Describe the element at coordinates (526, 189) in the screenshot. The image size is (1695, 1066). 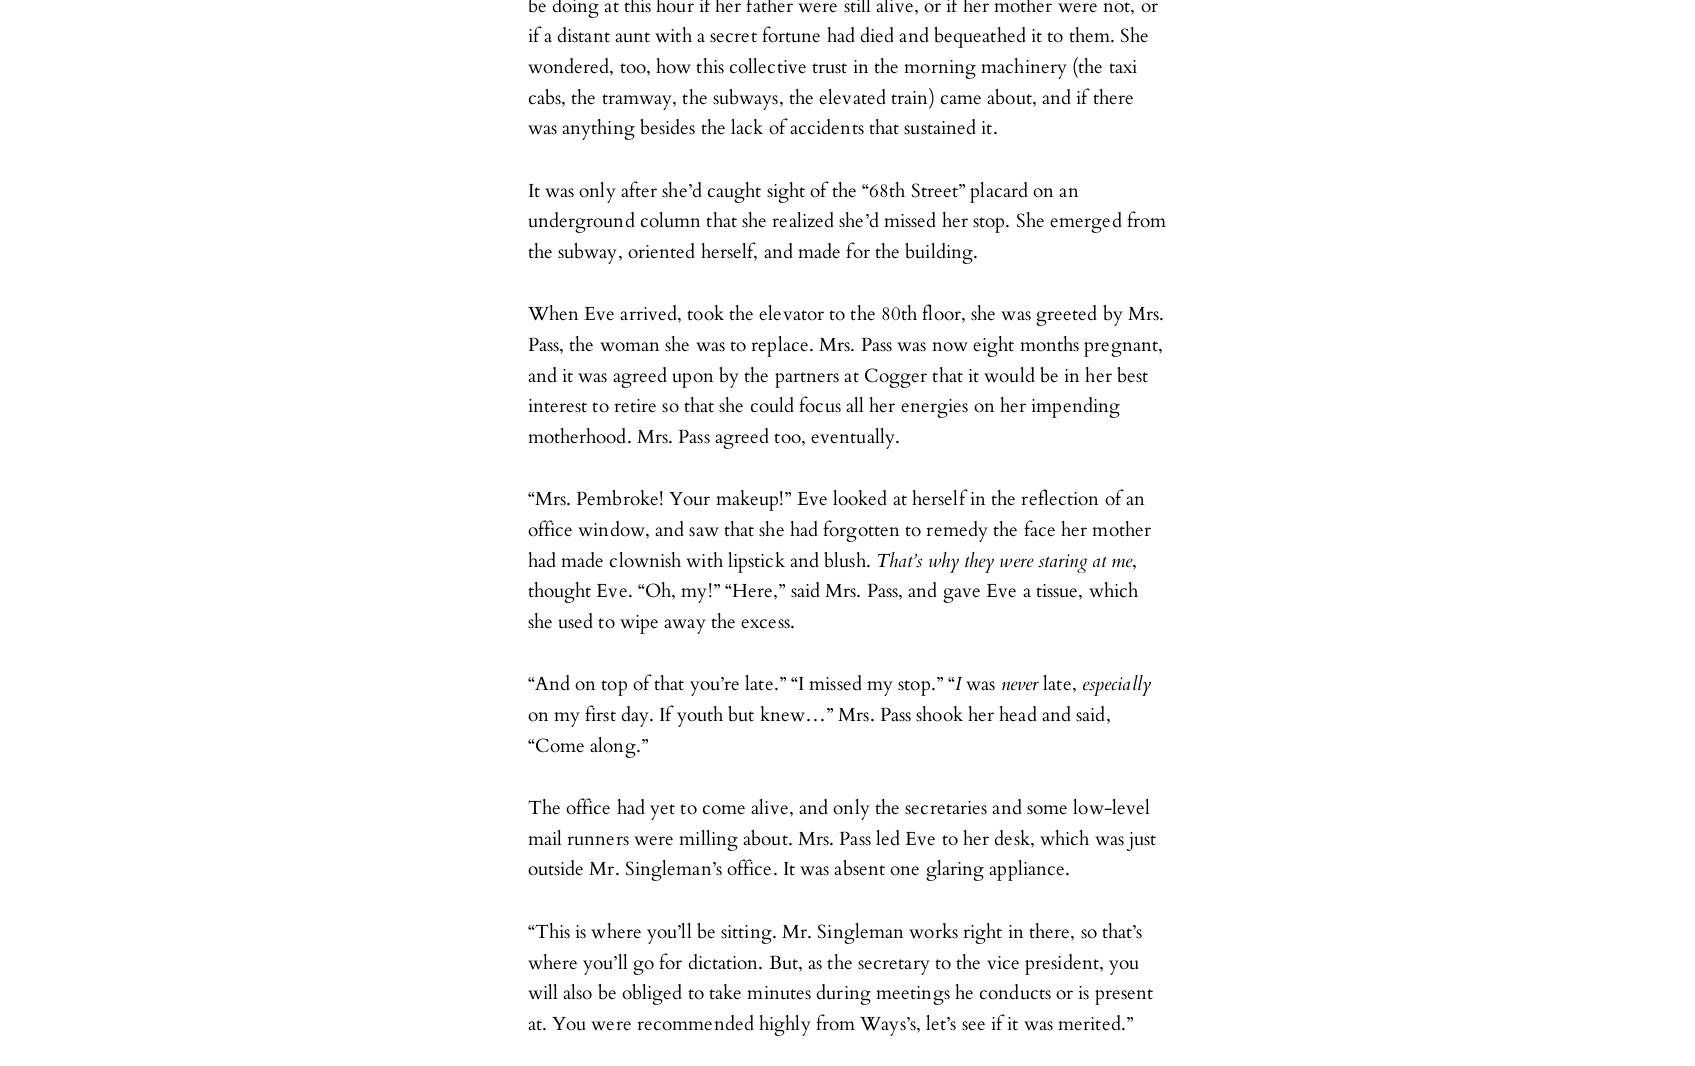
I see `'It was only after she’d caught sight of the “68'` at that location.